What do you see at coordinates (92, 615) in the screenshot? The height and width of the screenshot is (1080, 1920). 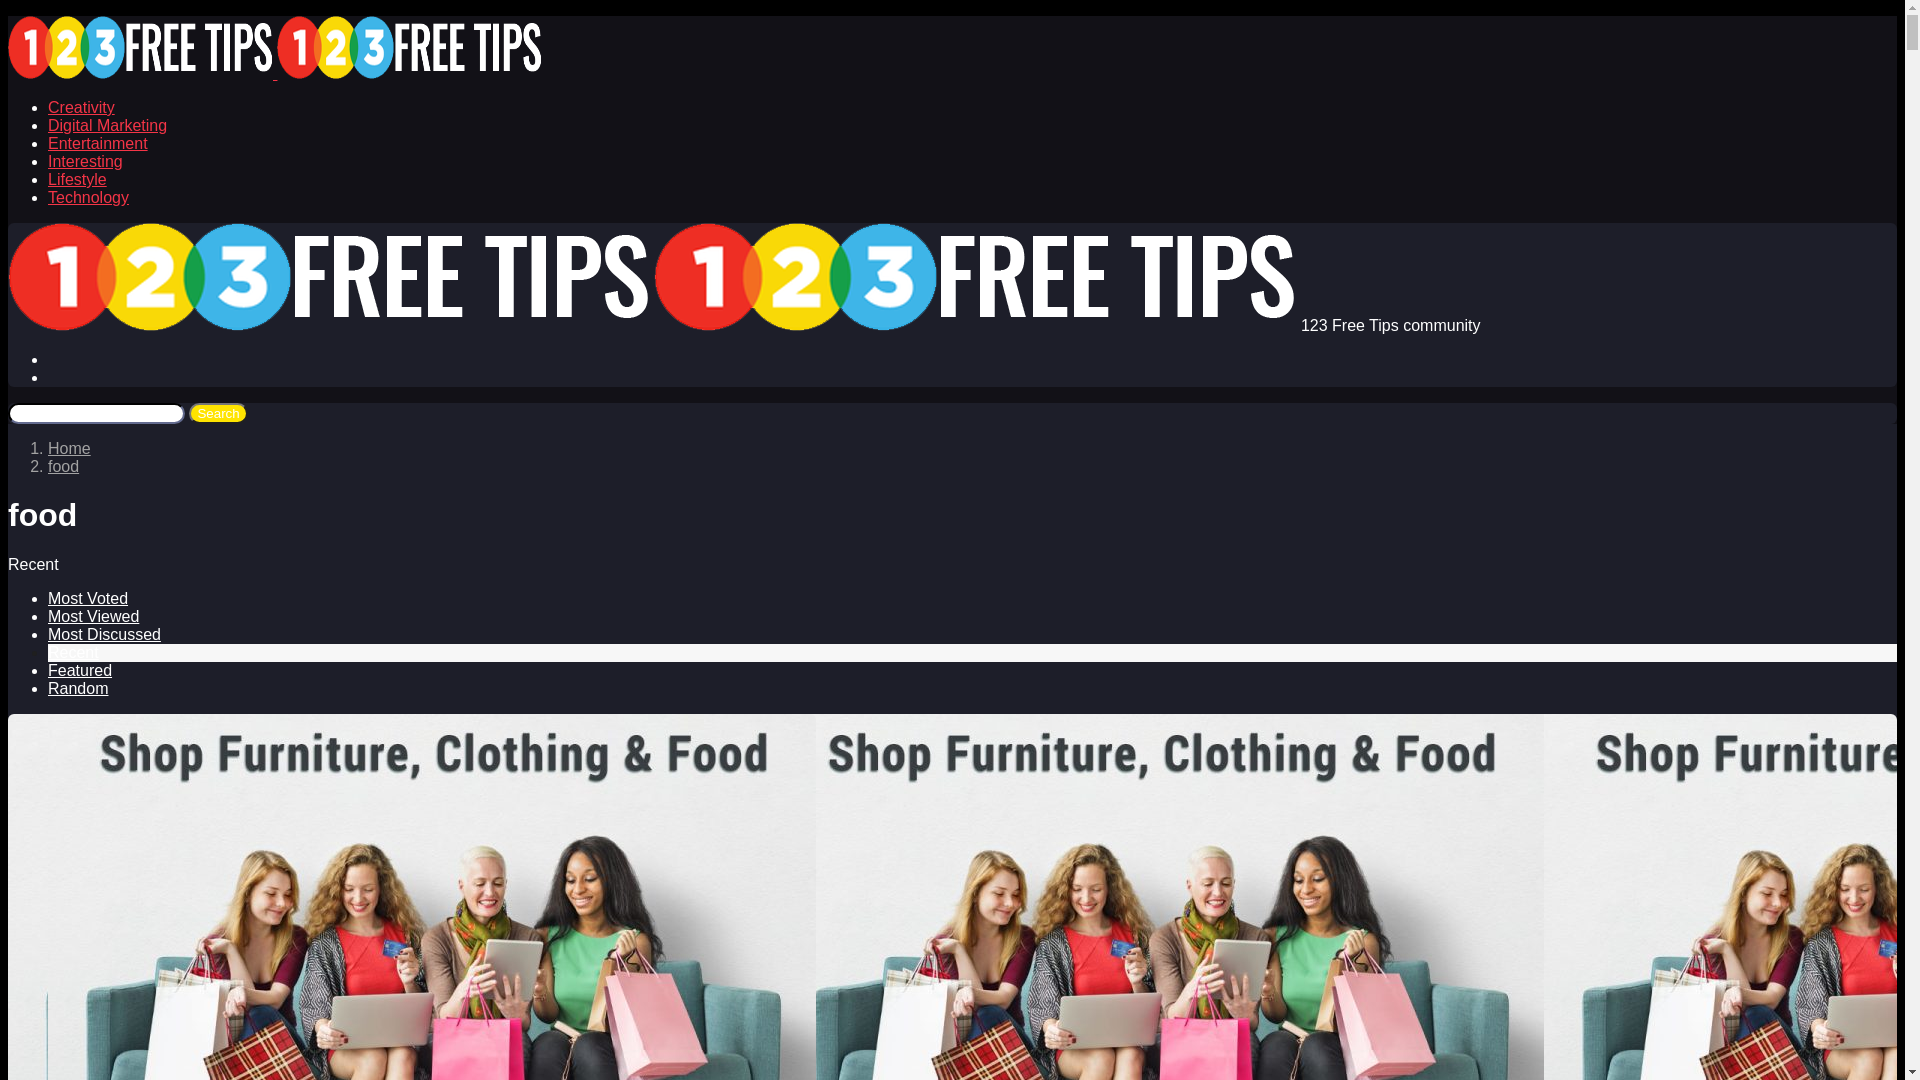 I see `'Most Viewed'` at bounding box center [92, 615].